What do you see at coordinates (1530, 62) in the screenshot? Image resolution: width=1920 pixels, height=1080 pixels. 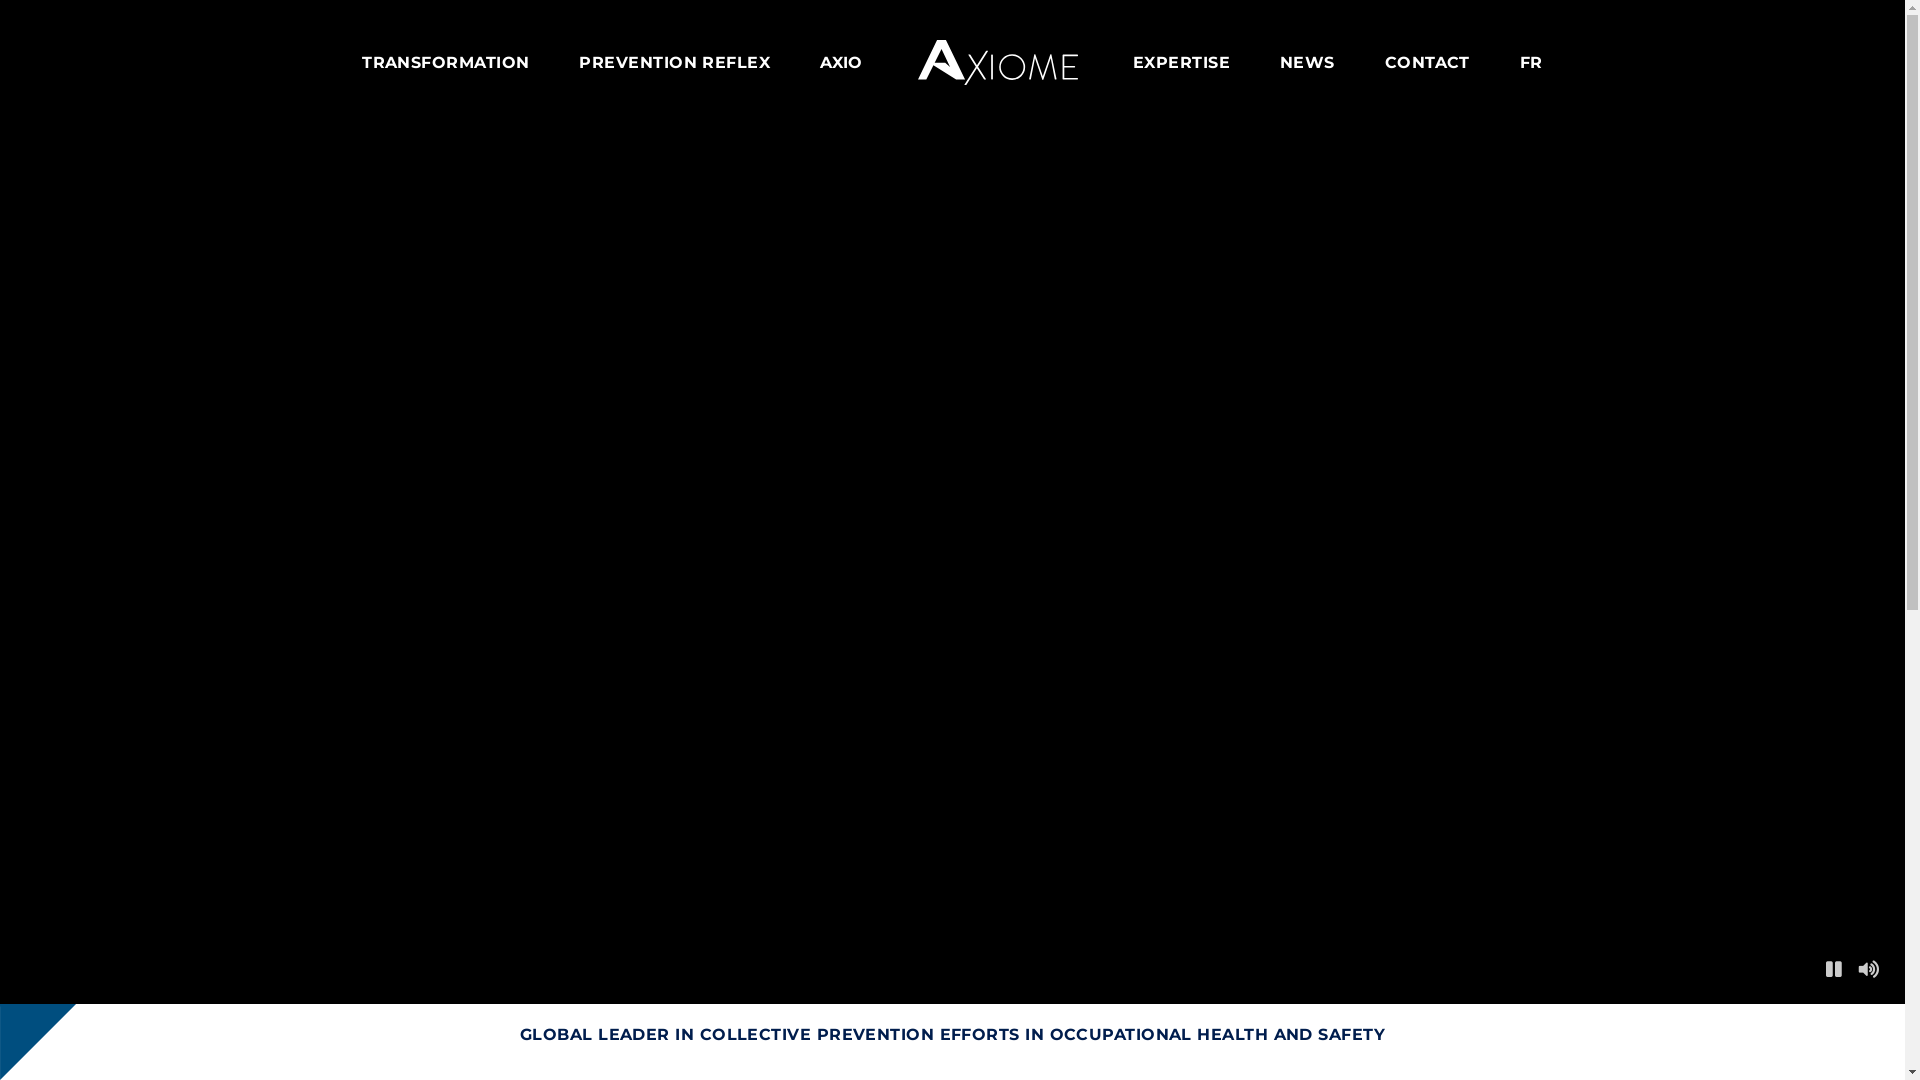 I see `'FR'` at bounding box center [1530, 62].